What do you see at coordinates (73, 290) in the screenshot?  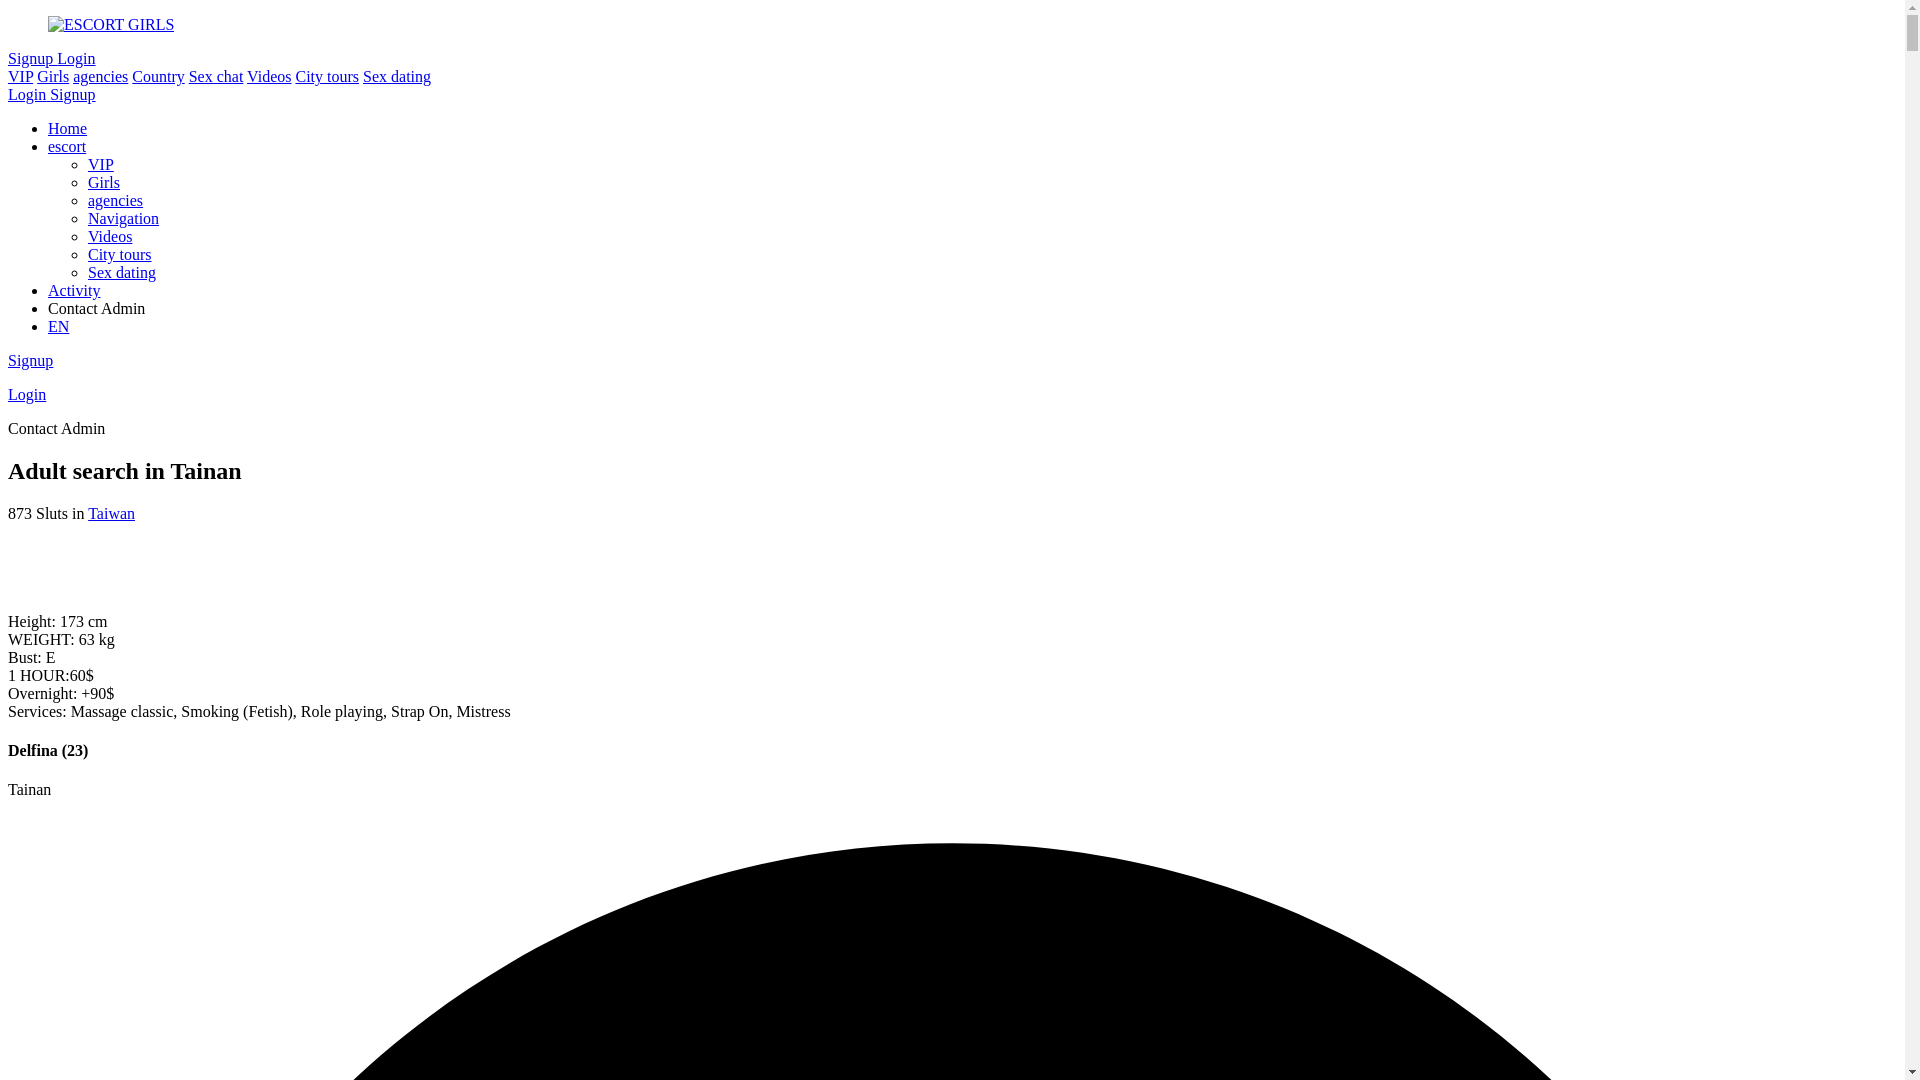 I see `'Activity'` at bounding box center [73, 290].